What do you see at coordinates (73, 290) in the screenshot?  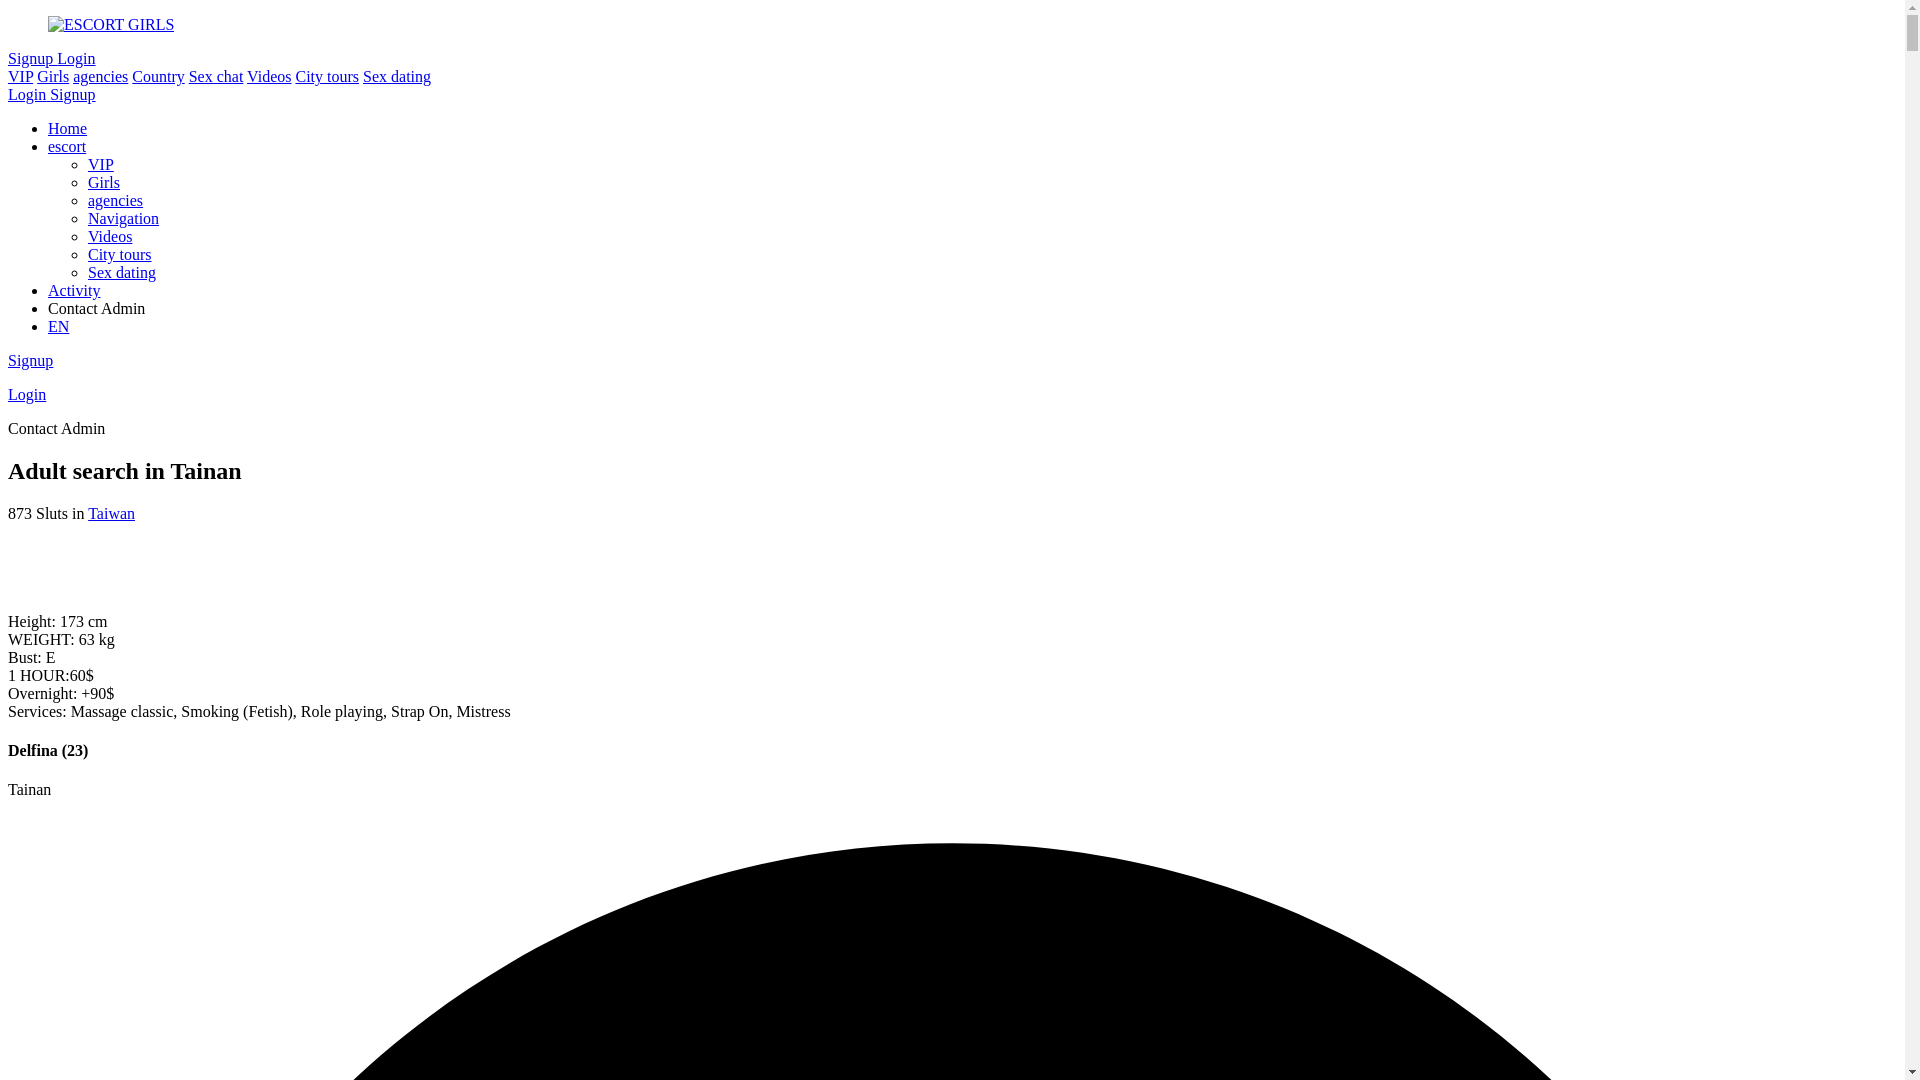 I see `'Activity'` at bounding box center [73, 290].